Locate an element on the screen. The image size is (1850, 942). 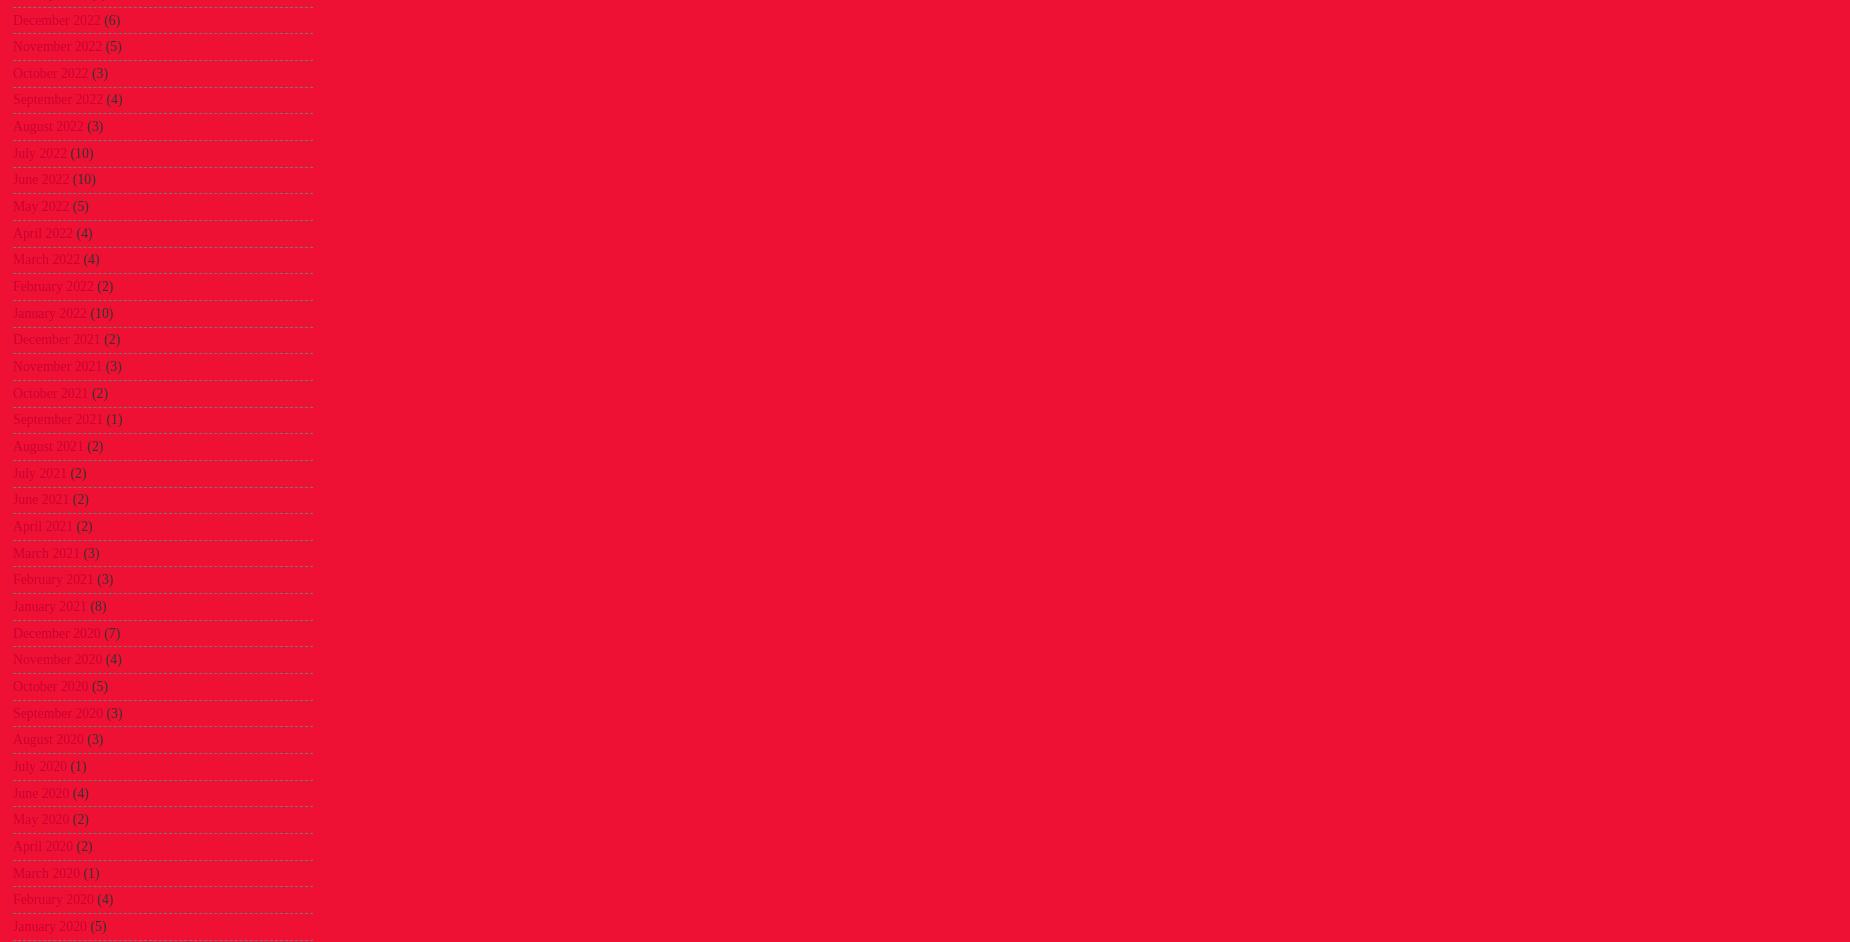
'August 2022' is located at coordinates (46, 126).